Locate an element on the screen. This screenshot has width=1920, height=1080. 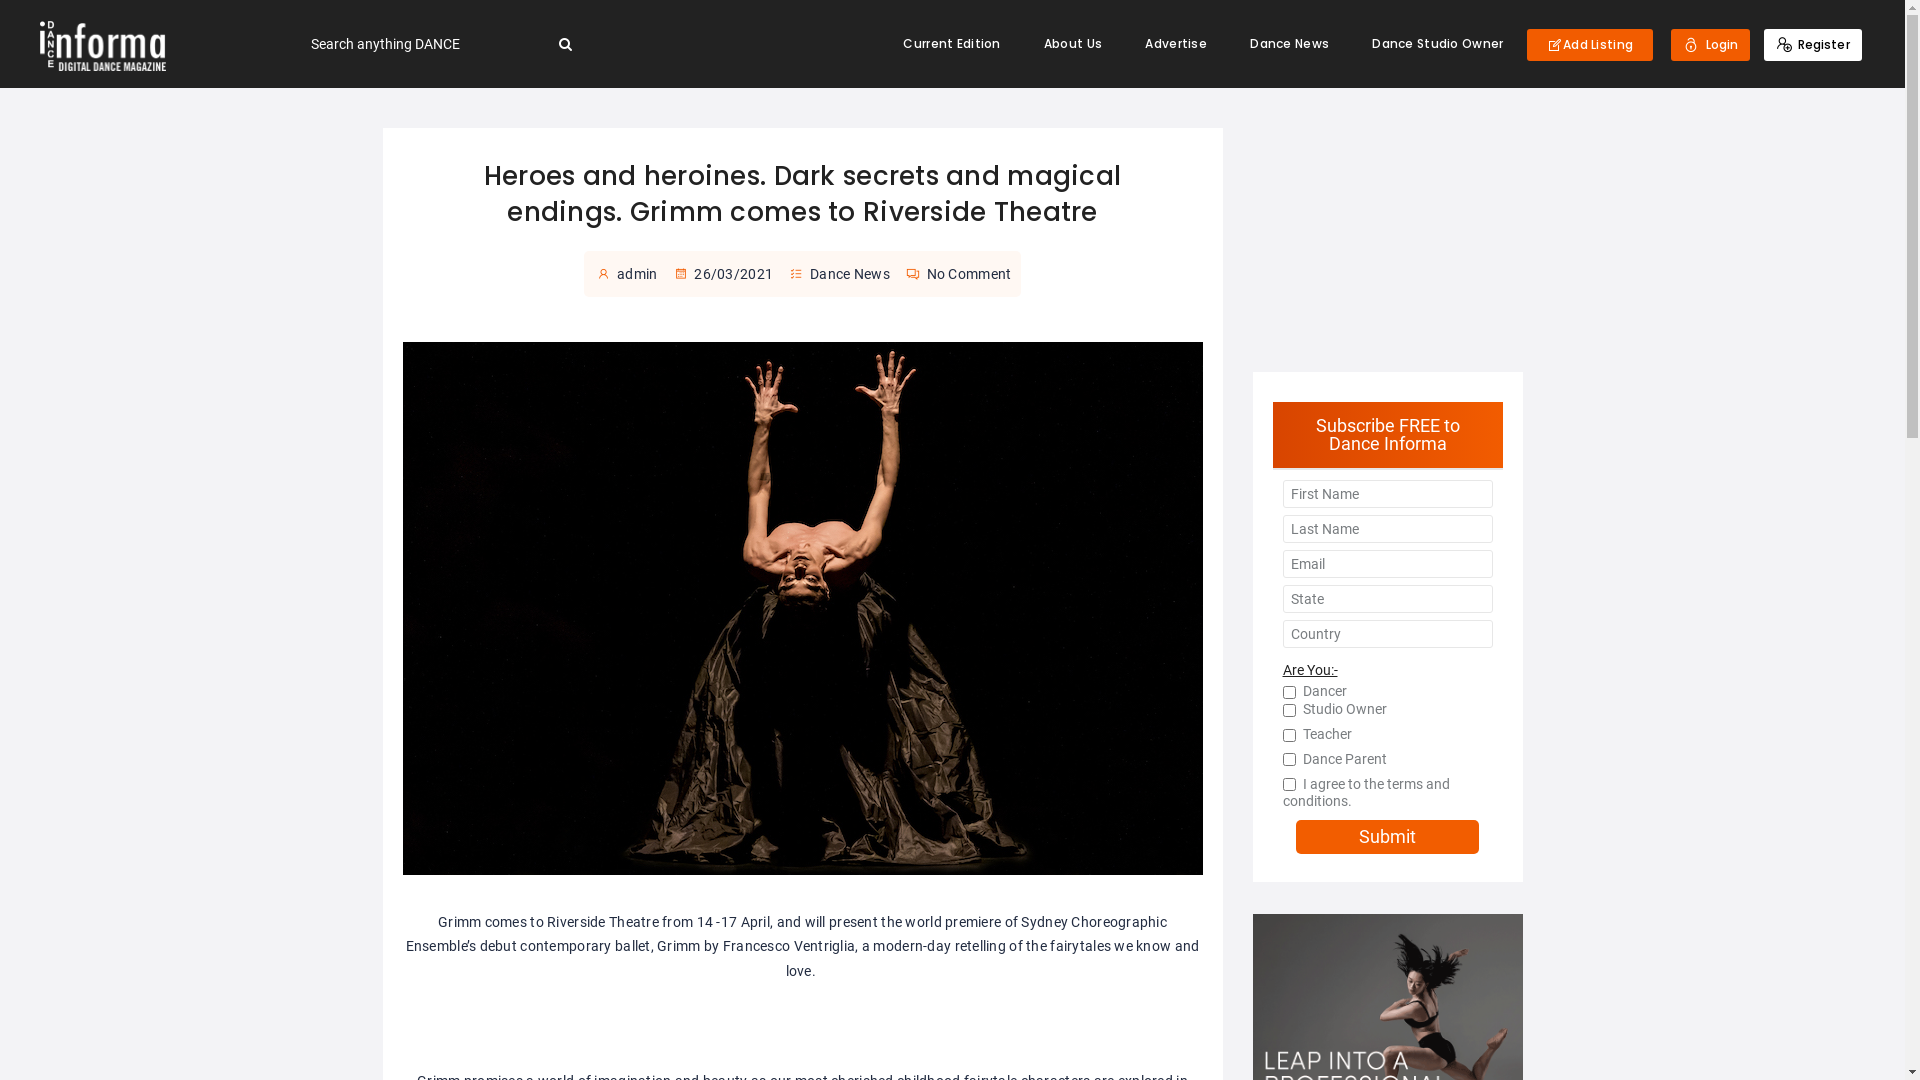
'Submit' is located at coordinates (1386, 837).